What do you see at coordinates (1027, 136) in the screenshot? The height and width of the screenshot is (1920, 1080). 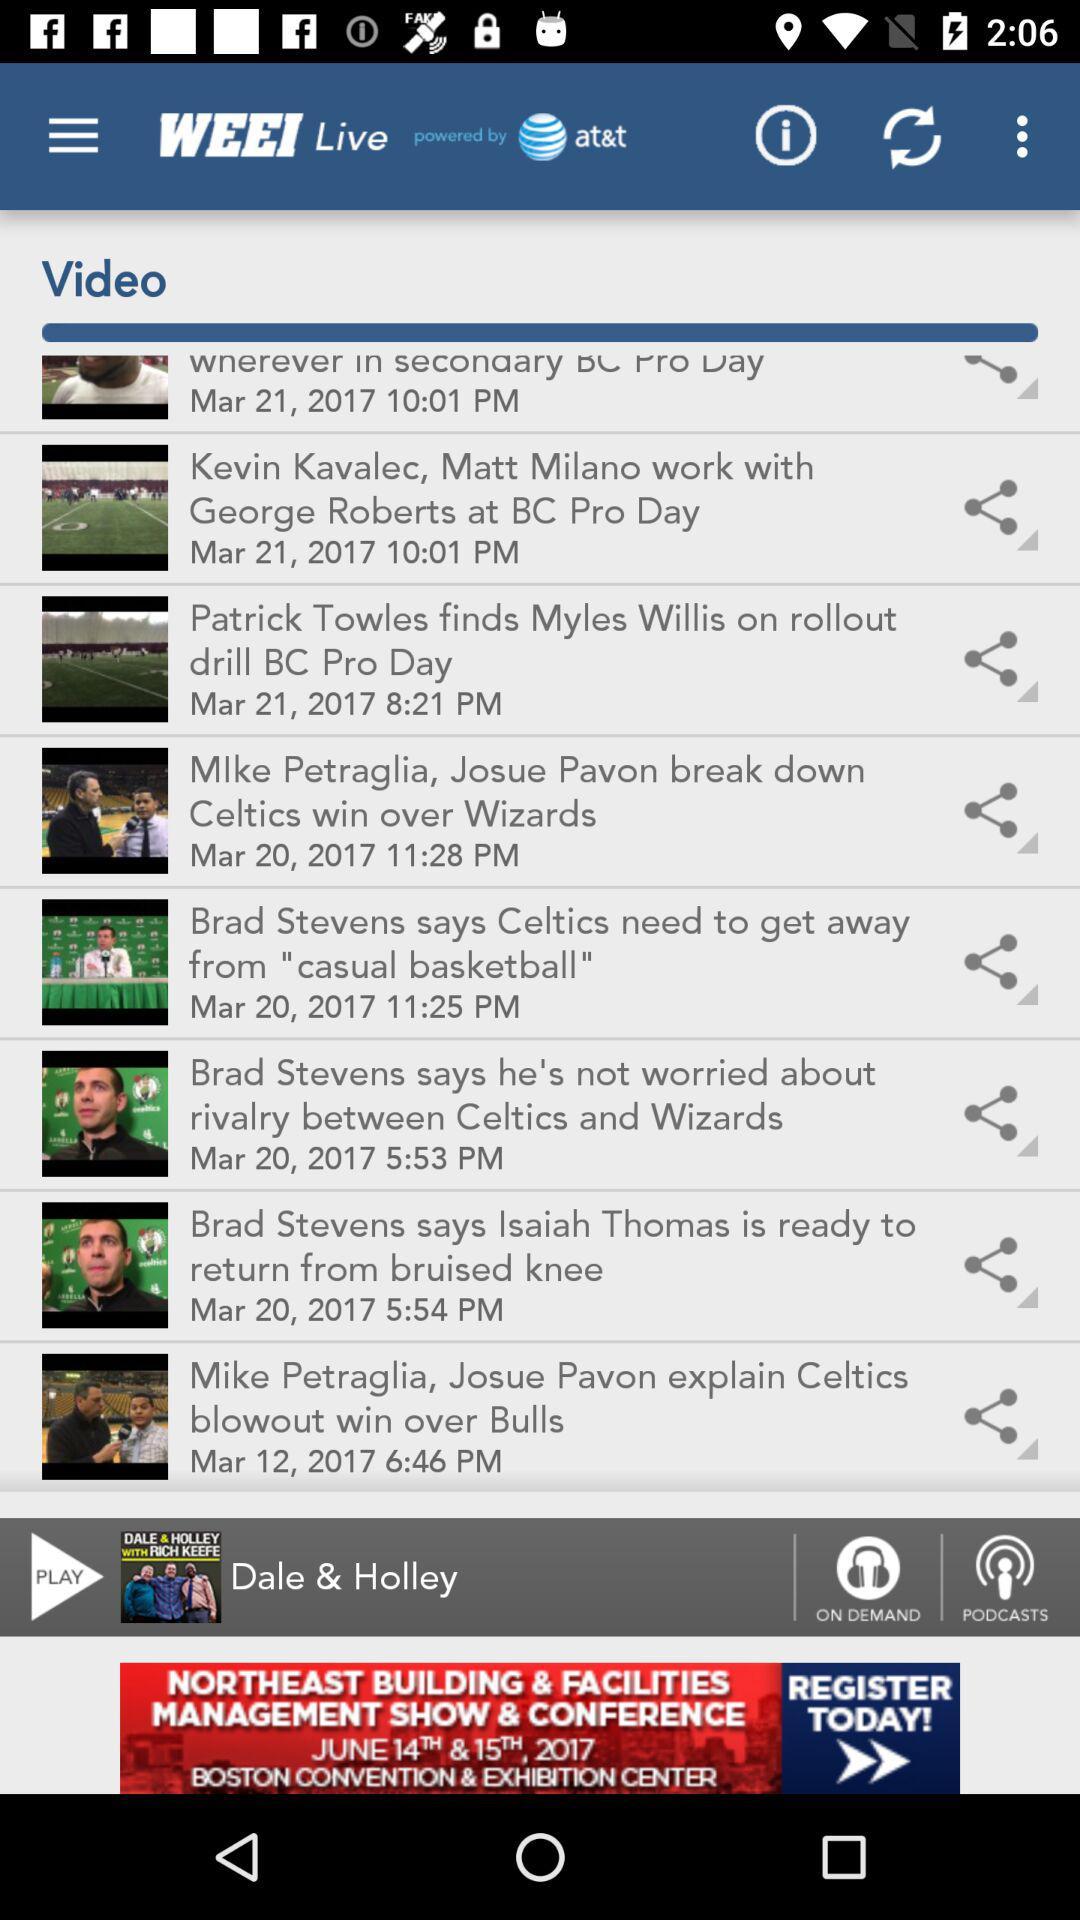 I see `the top right corner option` at bounding box center [1027, 136].